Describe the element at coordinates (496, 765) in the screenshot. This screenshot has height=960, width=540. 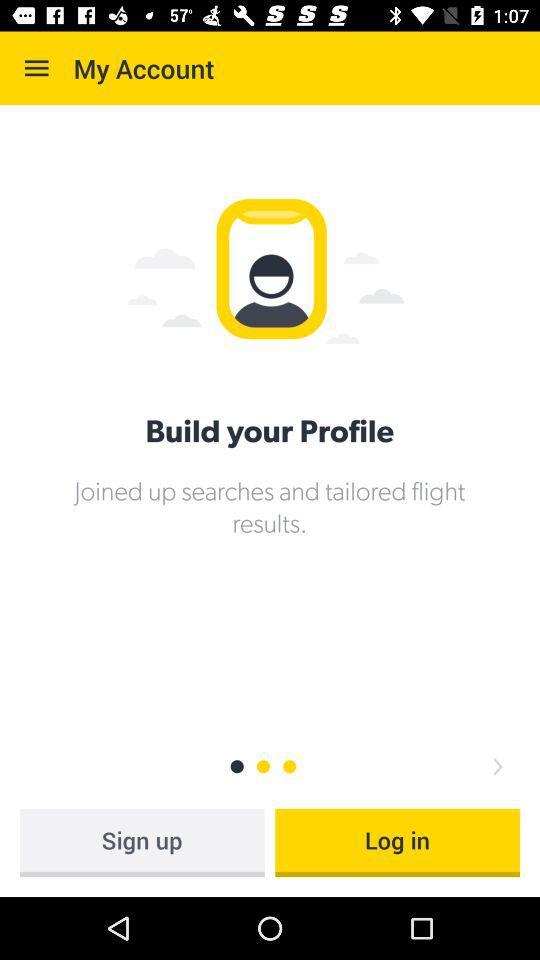
I see `click right arrow` at that location.